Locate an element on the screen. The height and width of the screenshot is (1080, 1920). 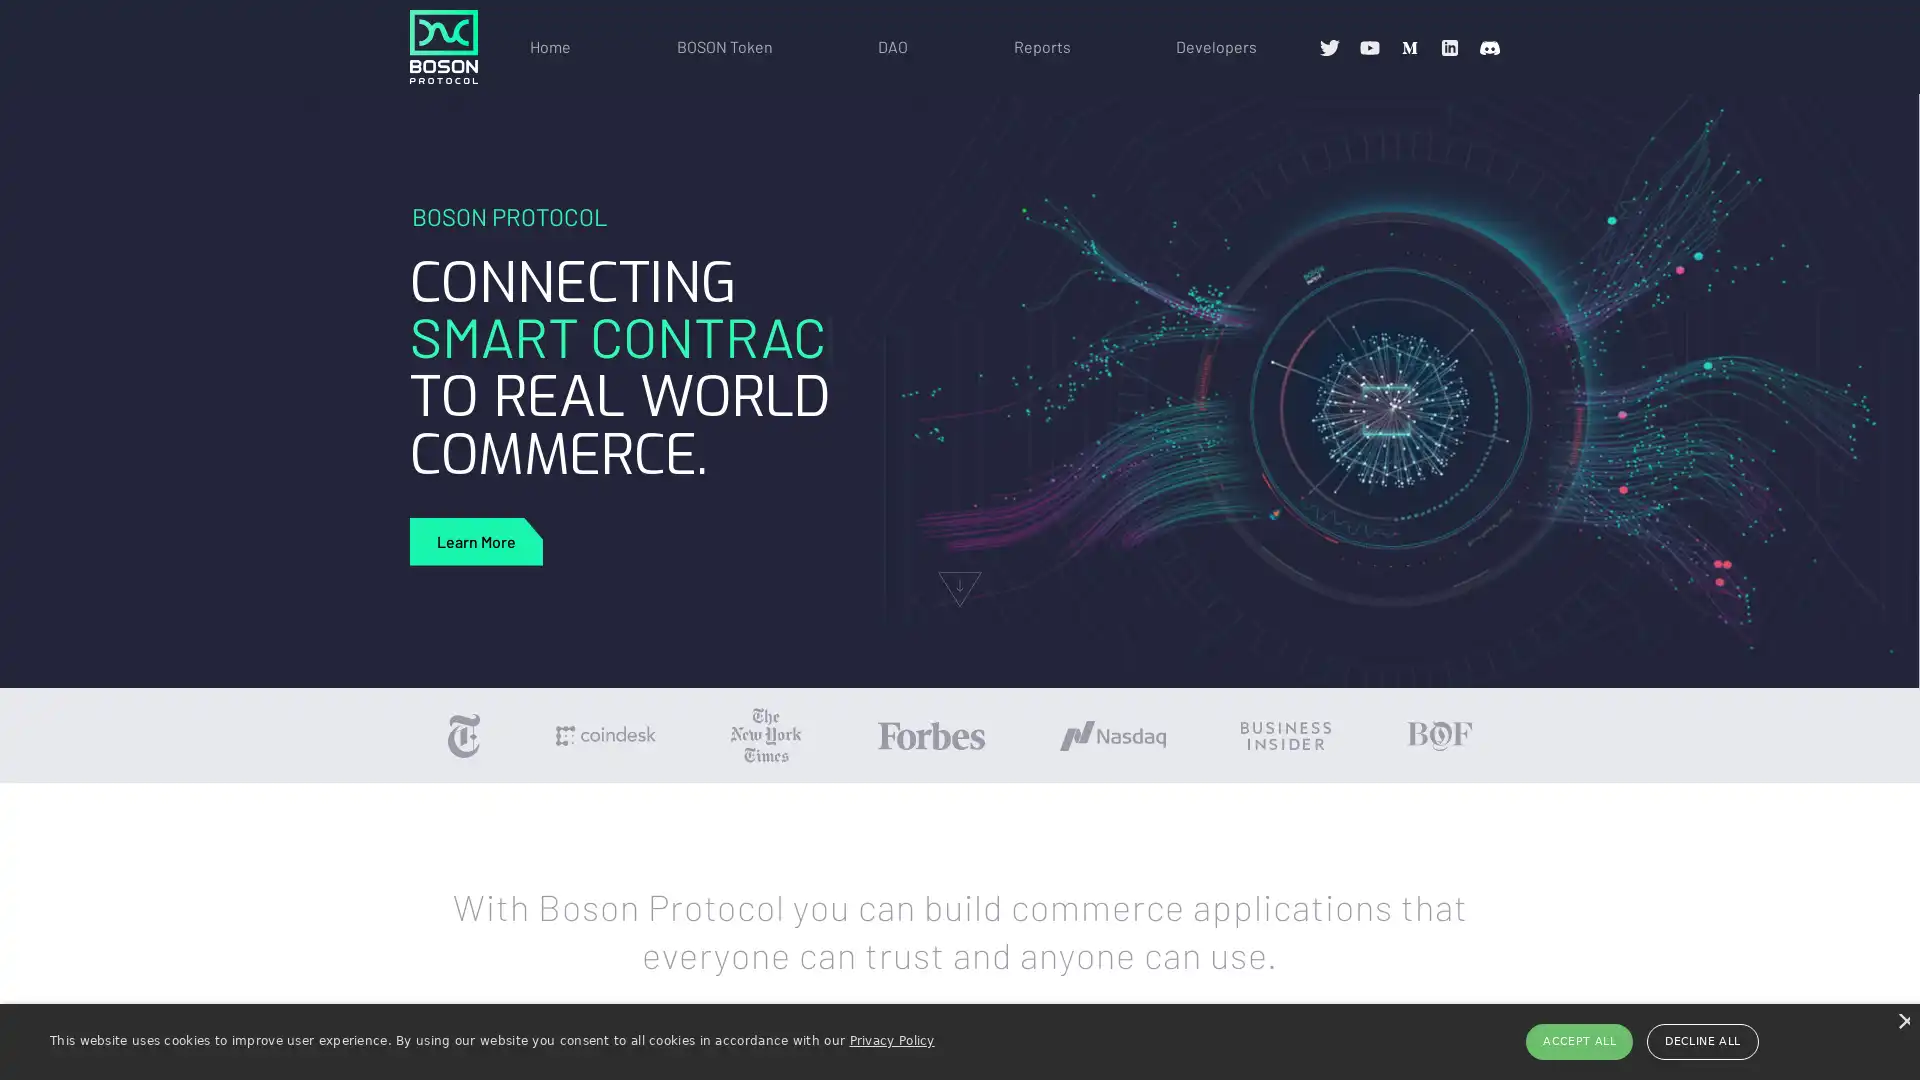
Close is located at coordinates (1901, 1020).